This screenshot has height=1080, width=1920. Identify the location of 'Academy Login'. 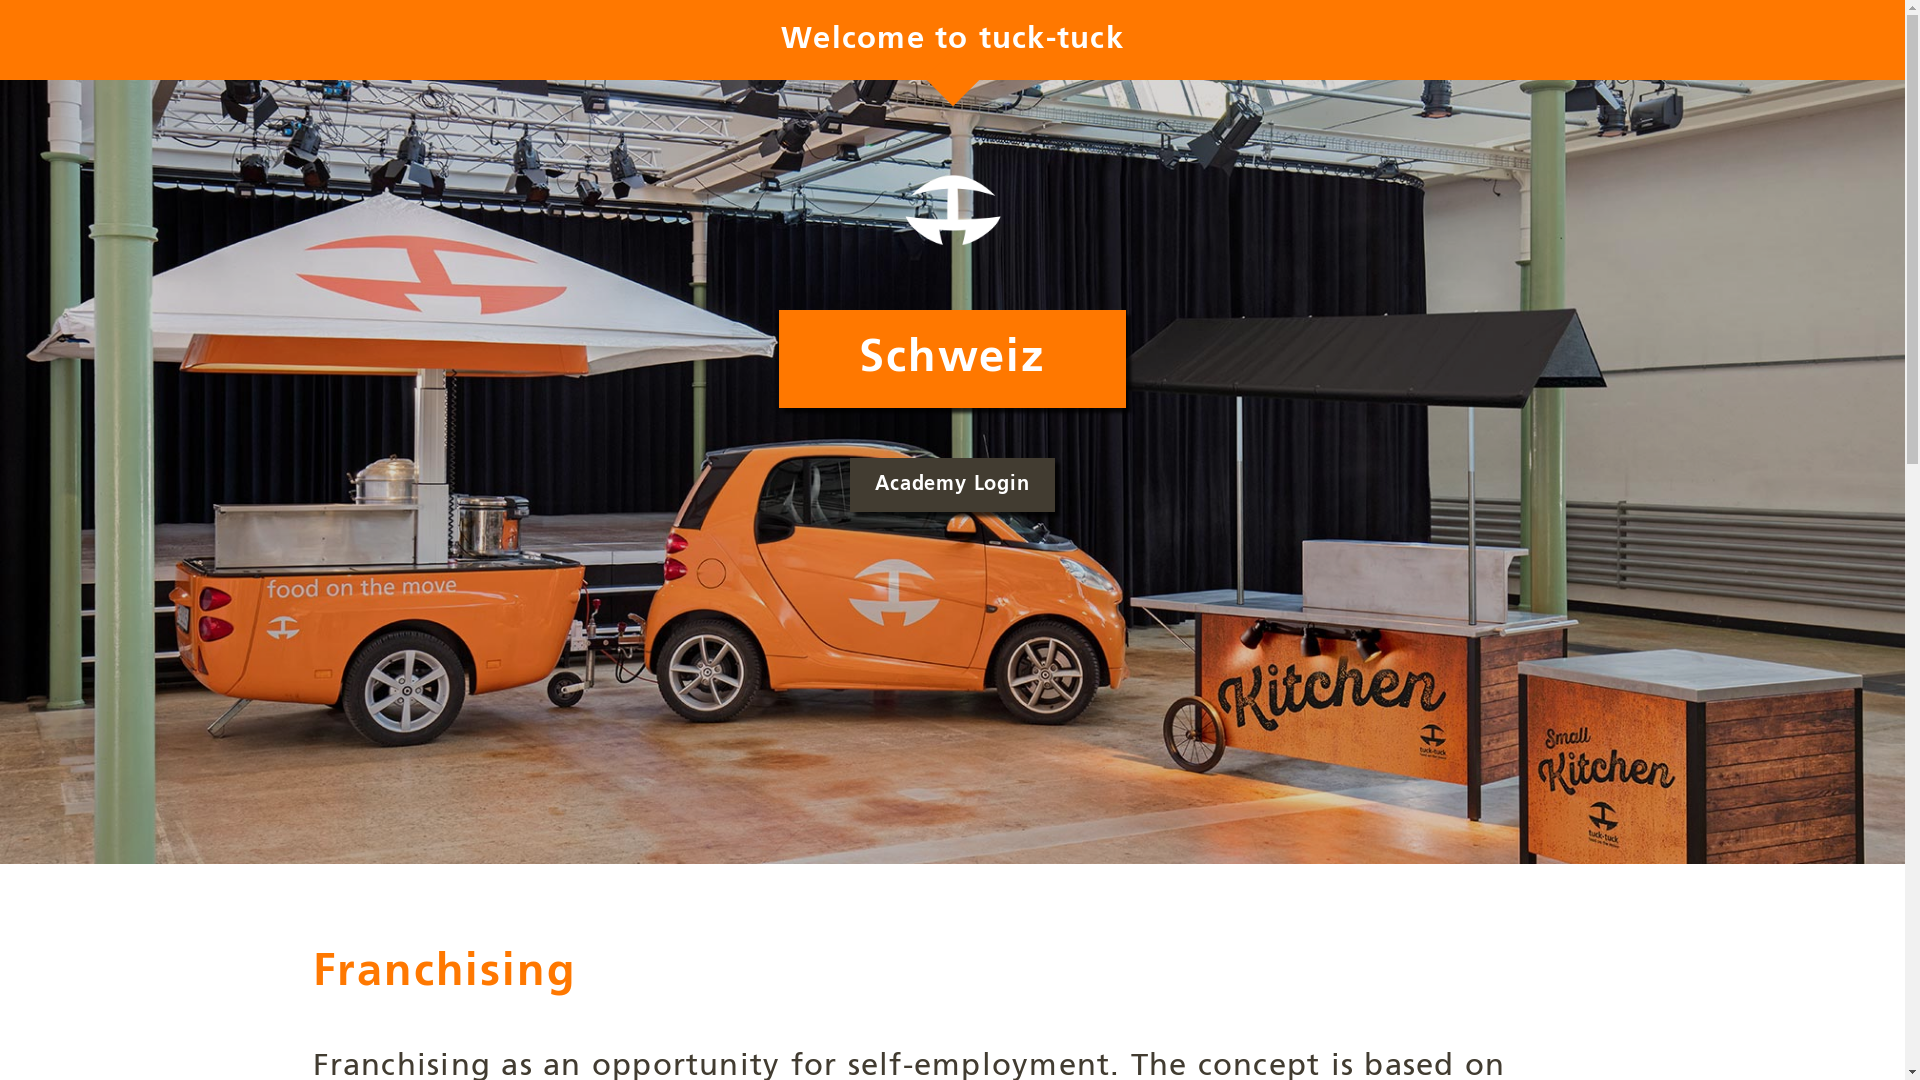
(950, 485).